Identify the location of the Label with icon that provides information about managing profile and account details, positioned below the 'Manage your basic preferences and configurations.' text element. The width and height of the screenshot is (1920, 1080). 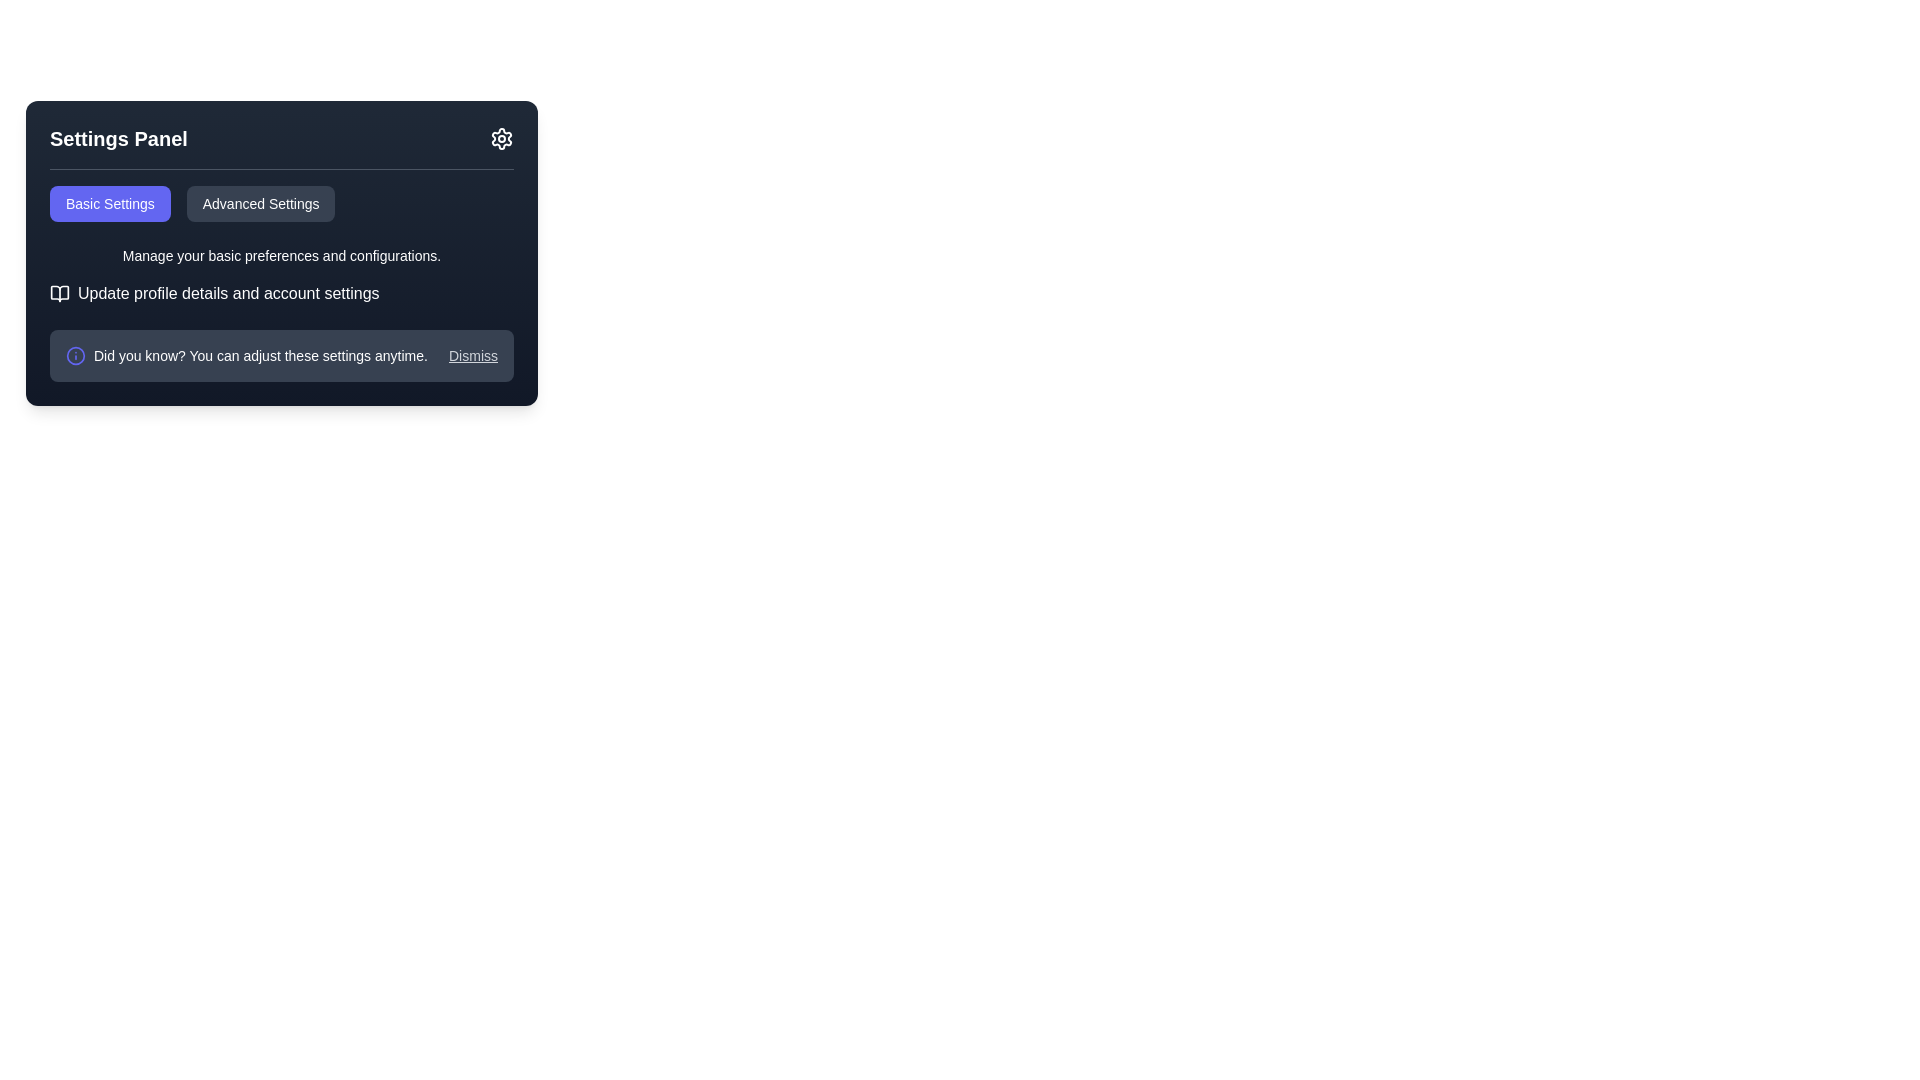
(281, 293).